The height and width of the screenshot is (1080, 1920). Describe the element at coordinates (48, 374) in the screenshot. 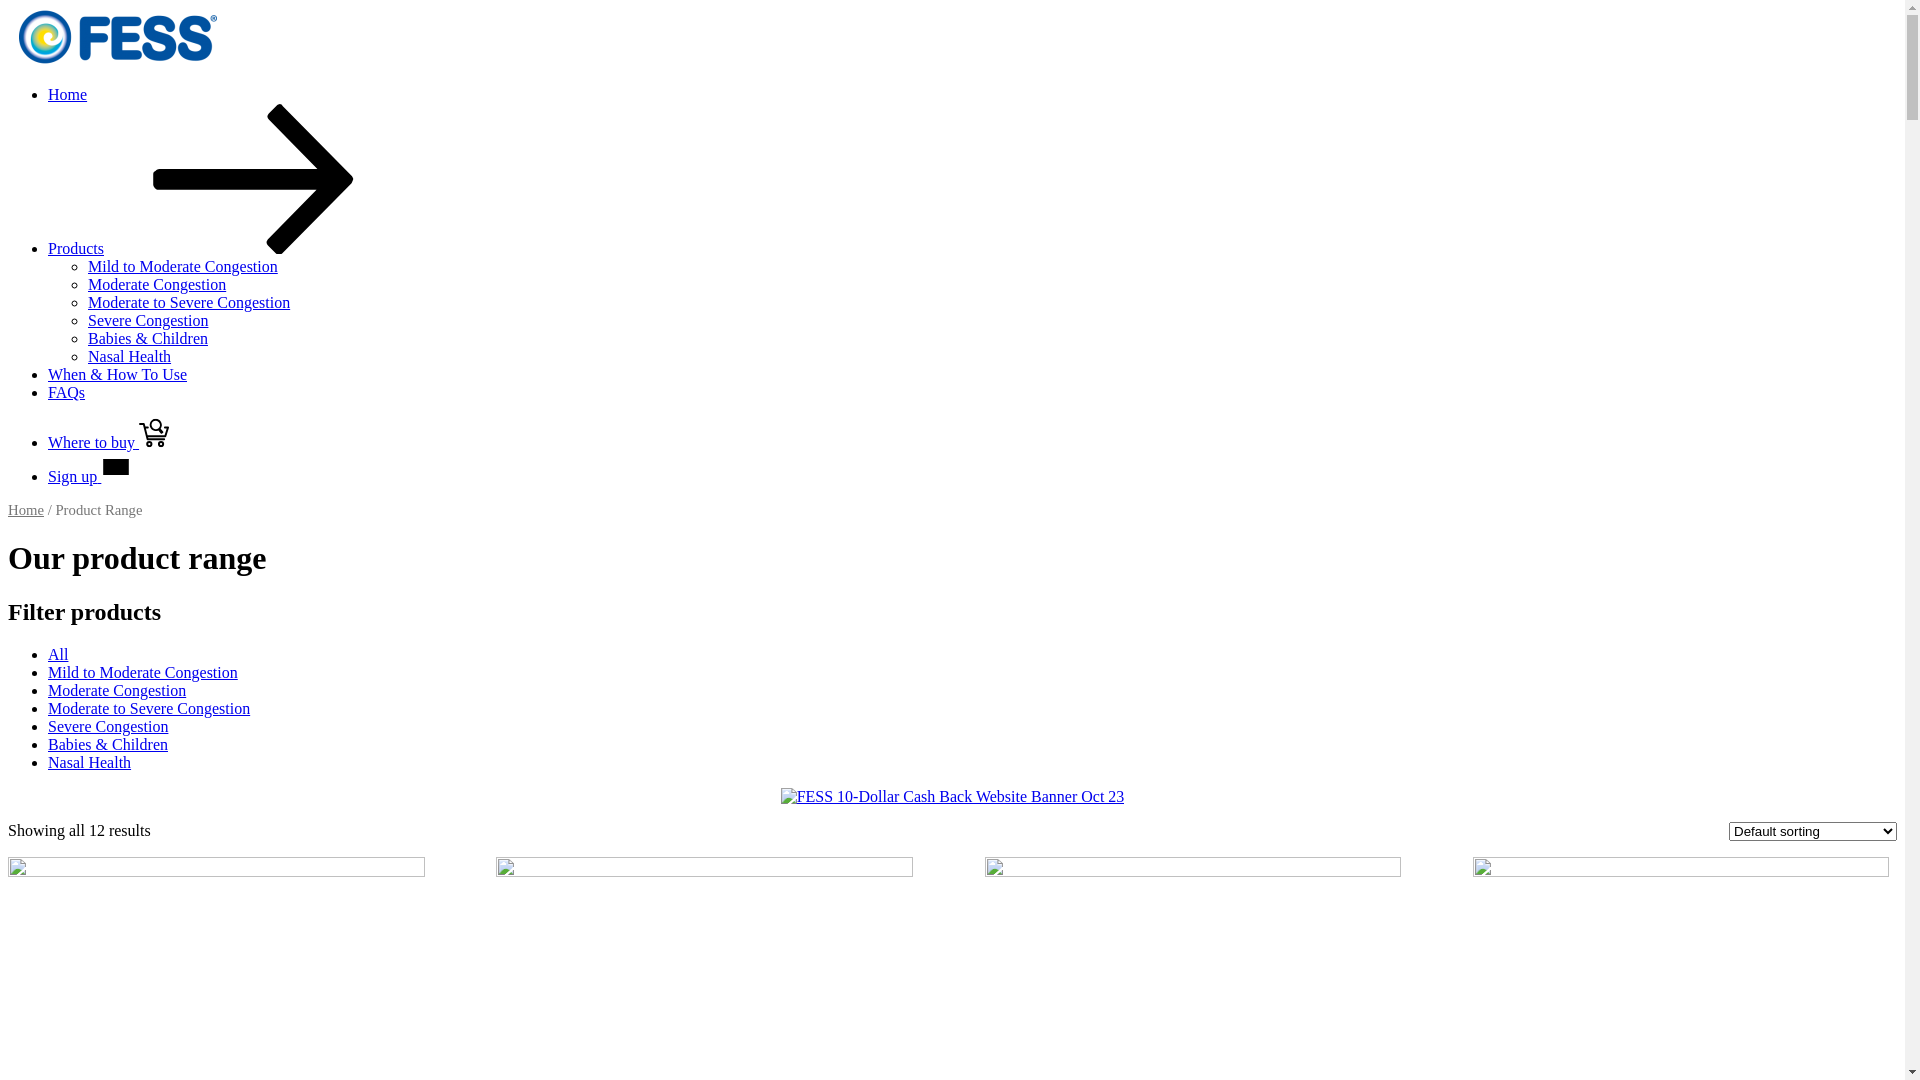

I see `'When & How To Use'` at that location.